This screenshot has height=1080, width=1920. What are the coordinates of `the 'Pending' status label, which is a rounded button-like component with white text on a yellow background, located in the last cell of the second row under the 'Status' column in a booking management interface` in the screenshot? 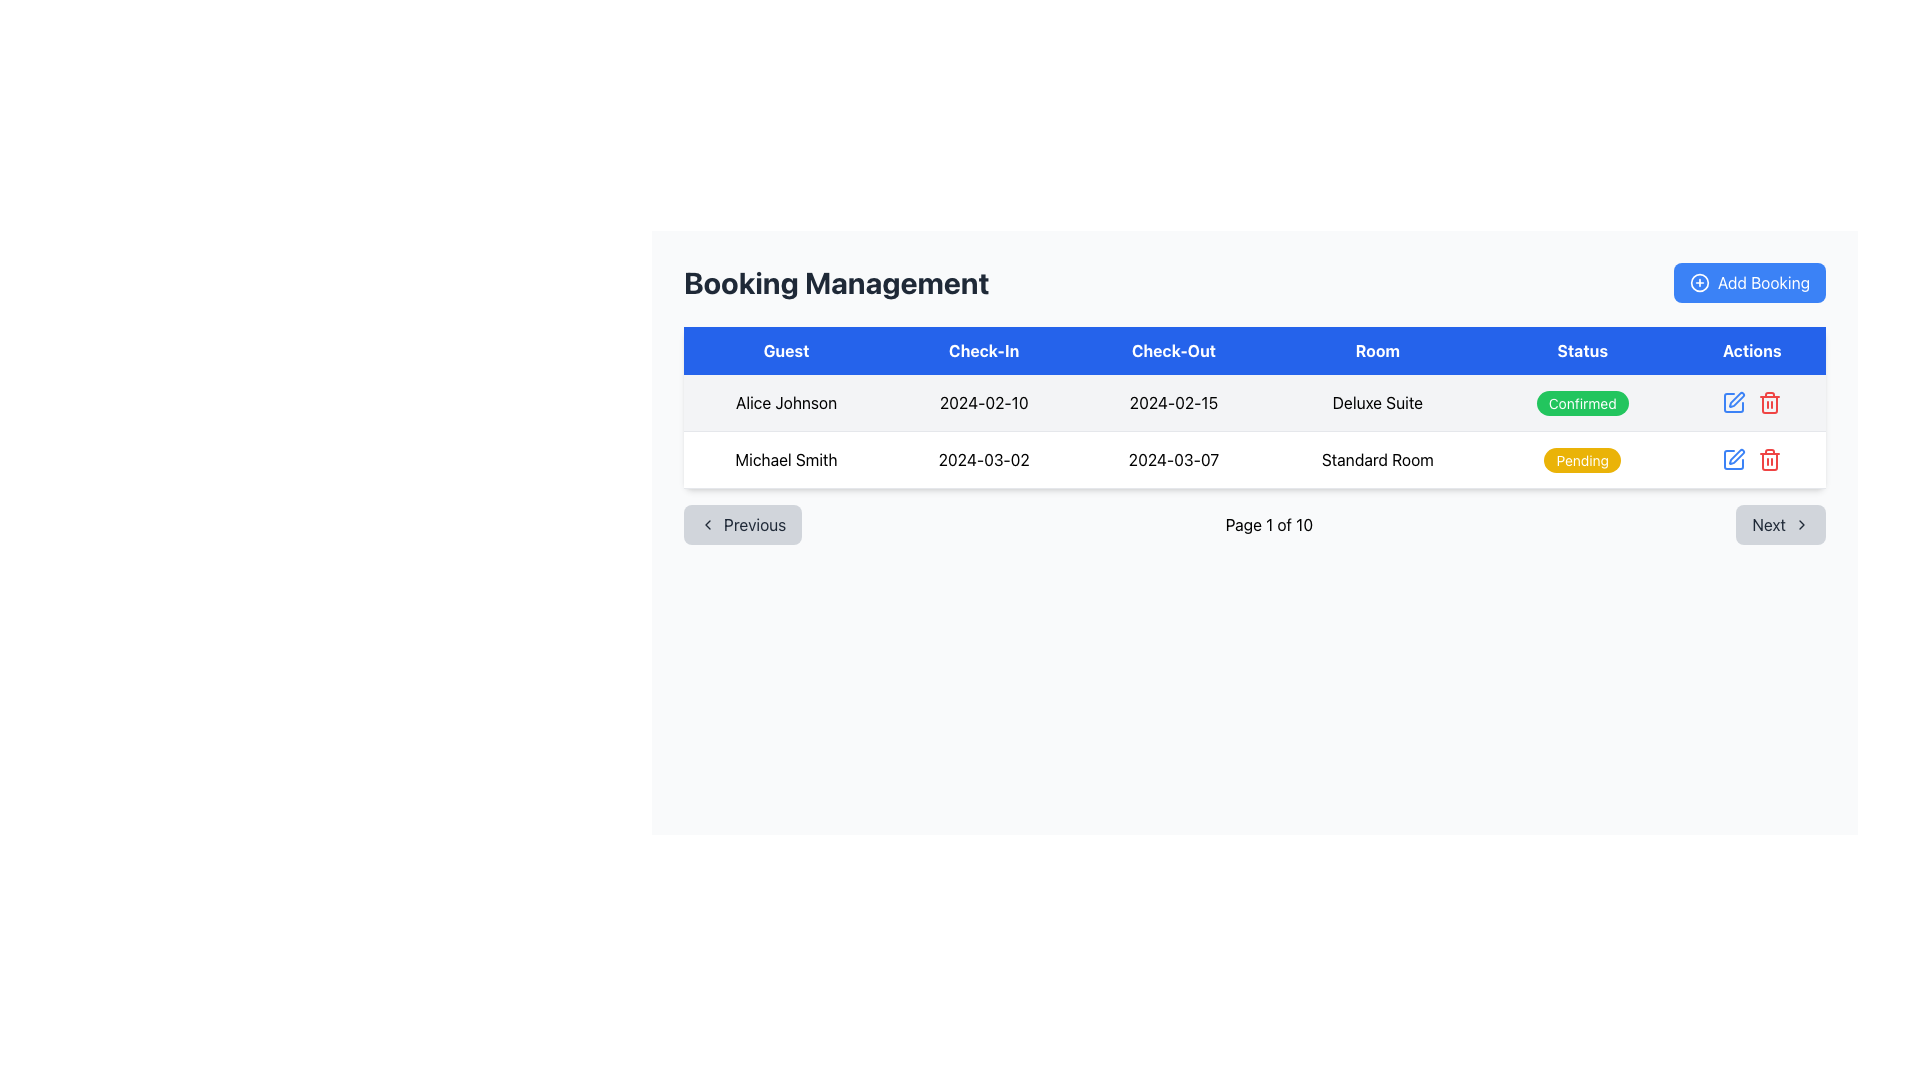 It's located at (1581, 459).